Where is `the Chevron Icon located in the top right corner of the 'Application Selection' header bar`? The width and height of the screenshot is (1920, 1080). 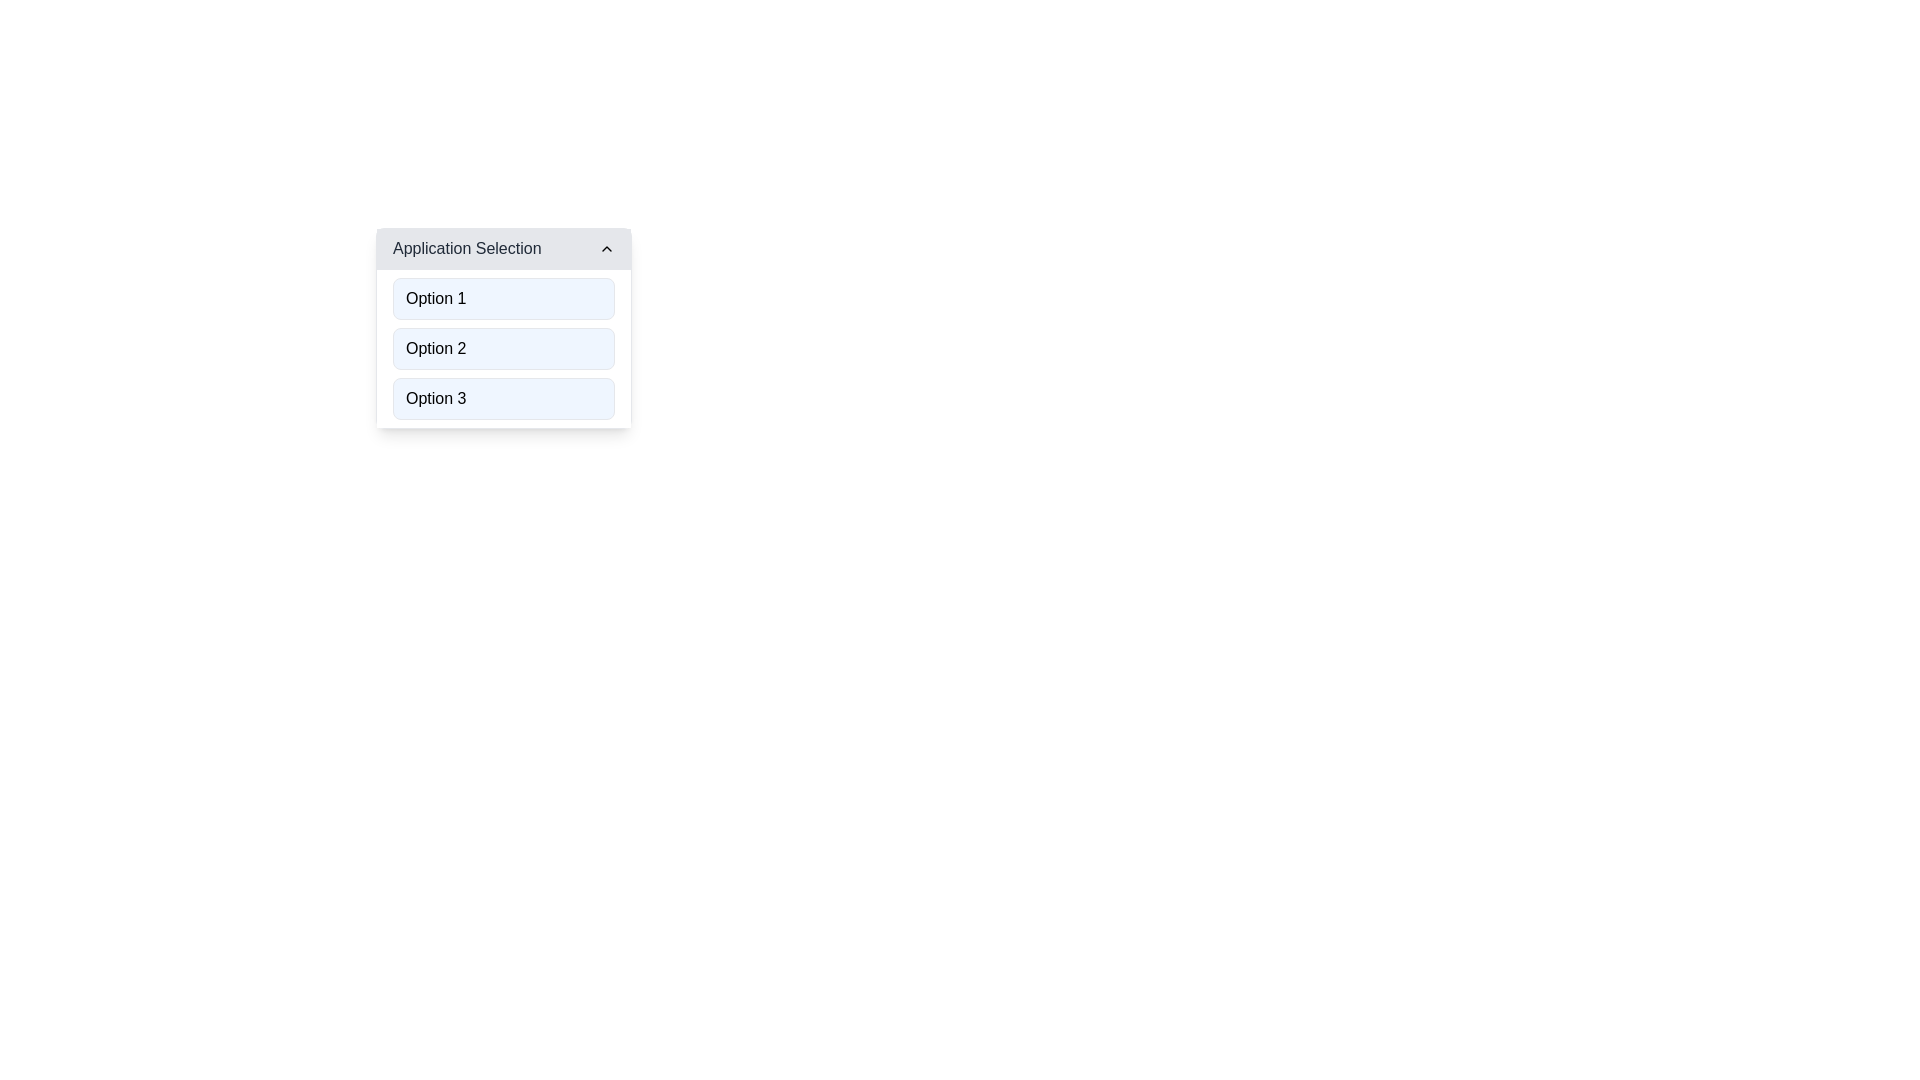 the Chevron Icon located in the top right corner of the 'Application Selection' header bar is located at coordinates (605, 248).